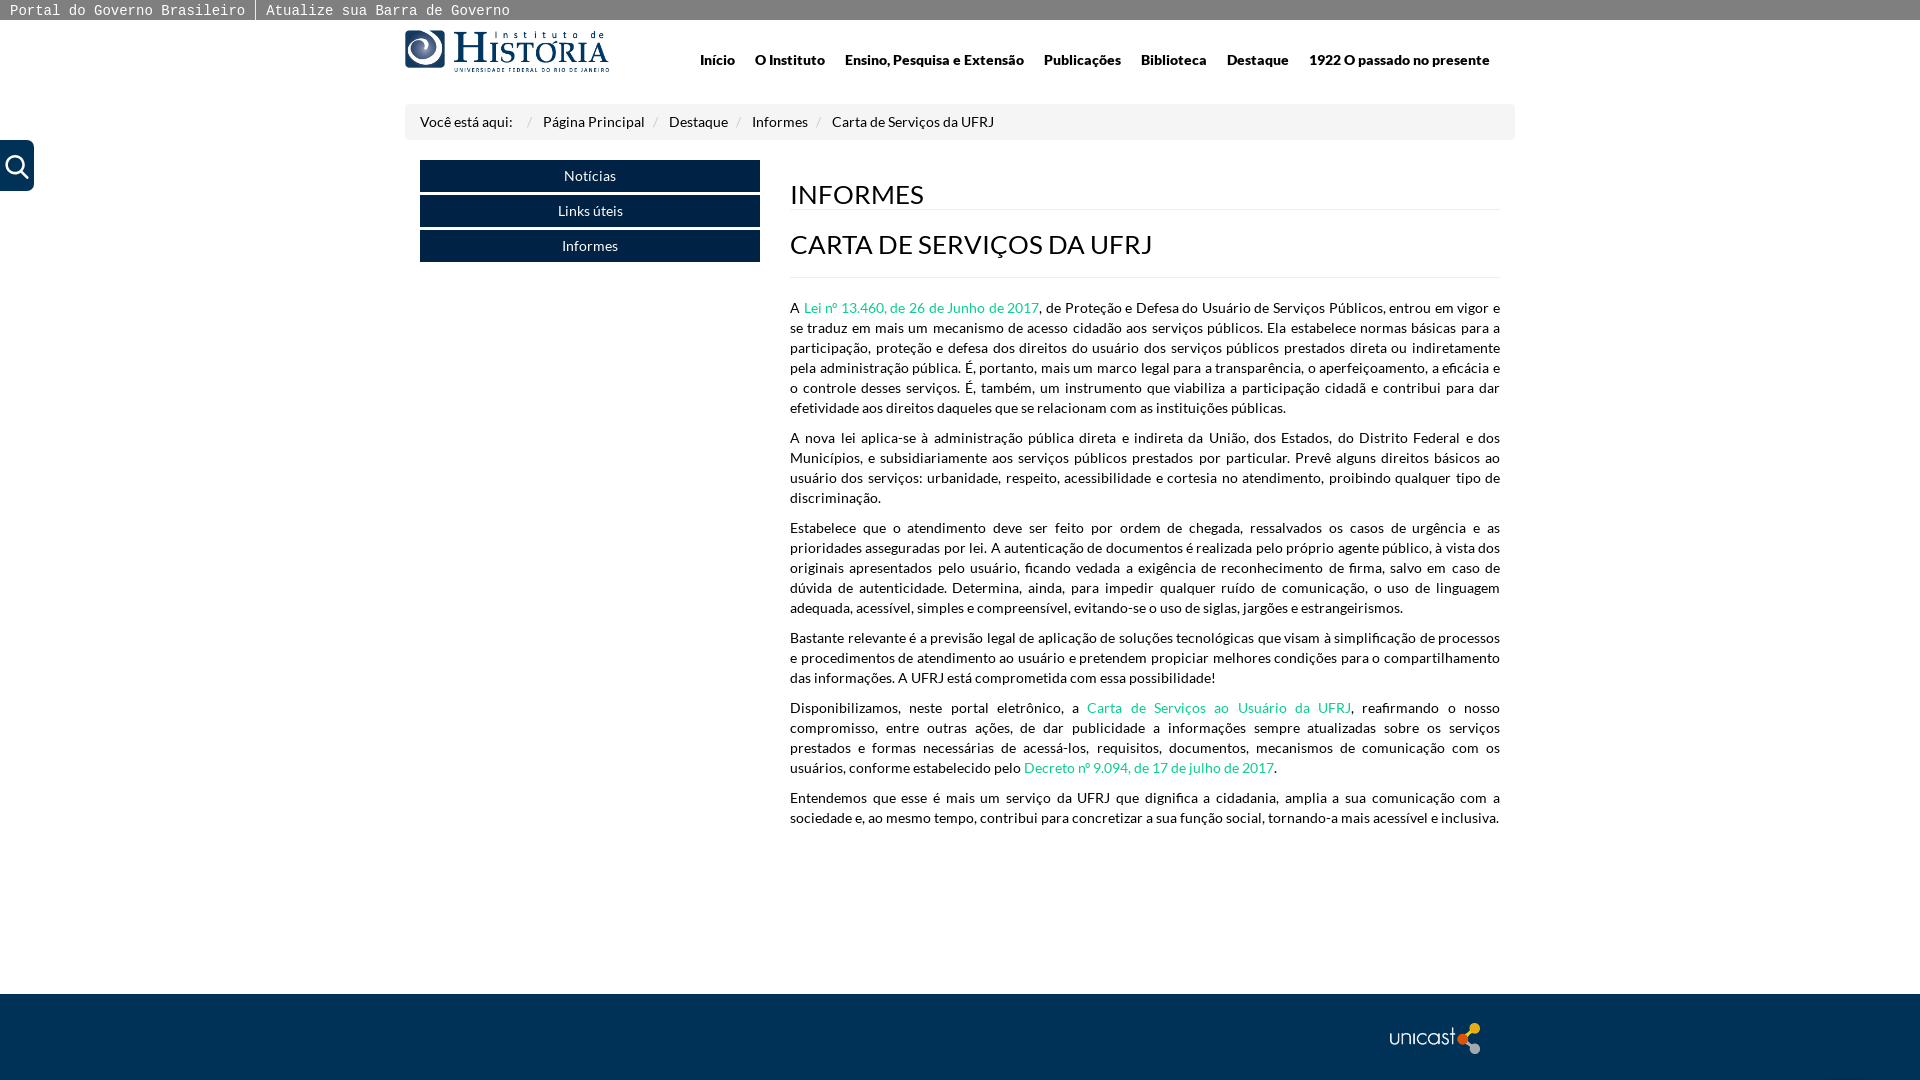  What do you see at coordinates (1256, 58) in the screenshot?
I see `'Destaque'` at bounding box center [1256, 58].